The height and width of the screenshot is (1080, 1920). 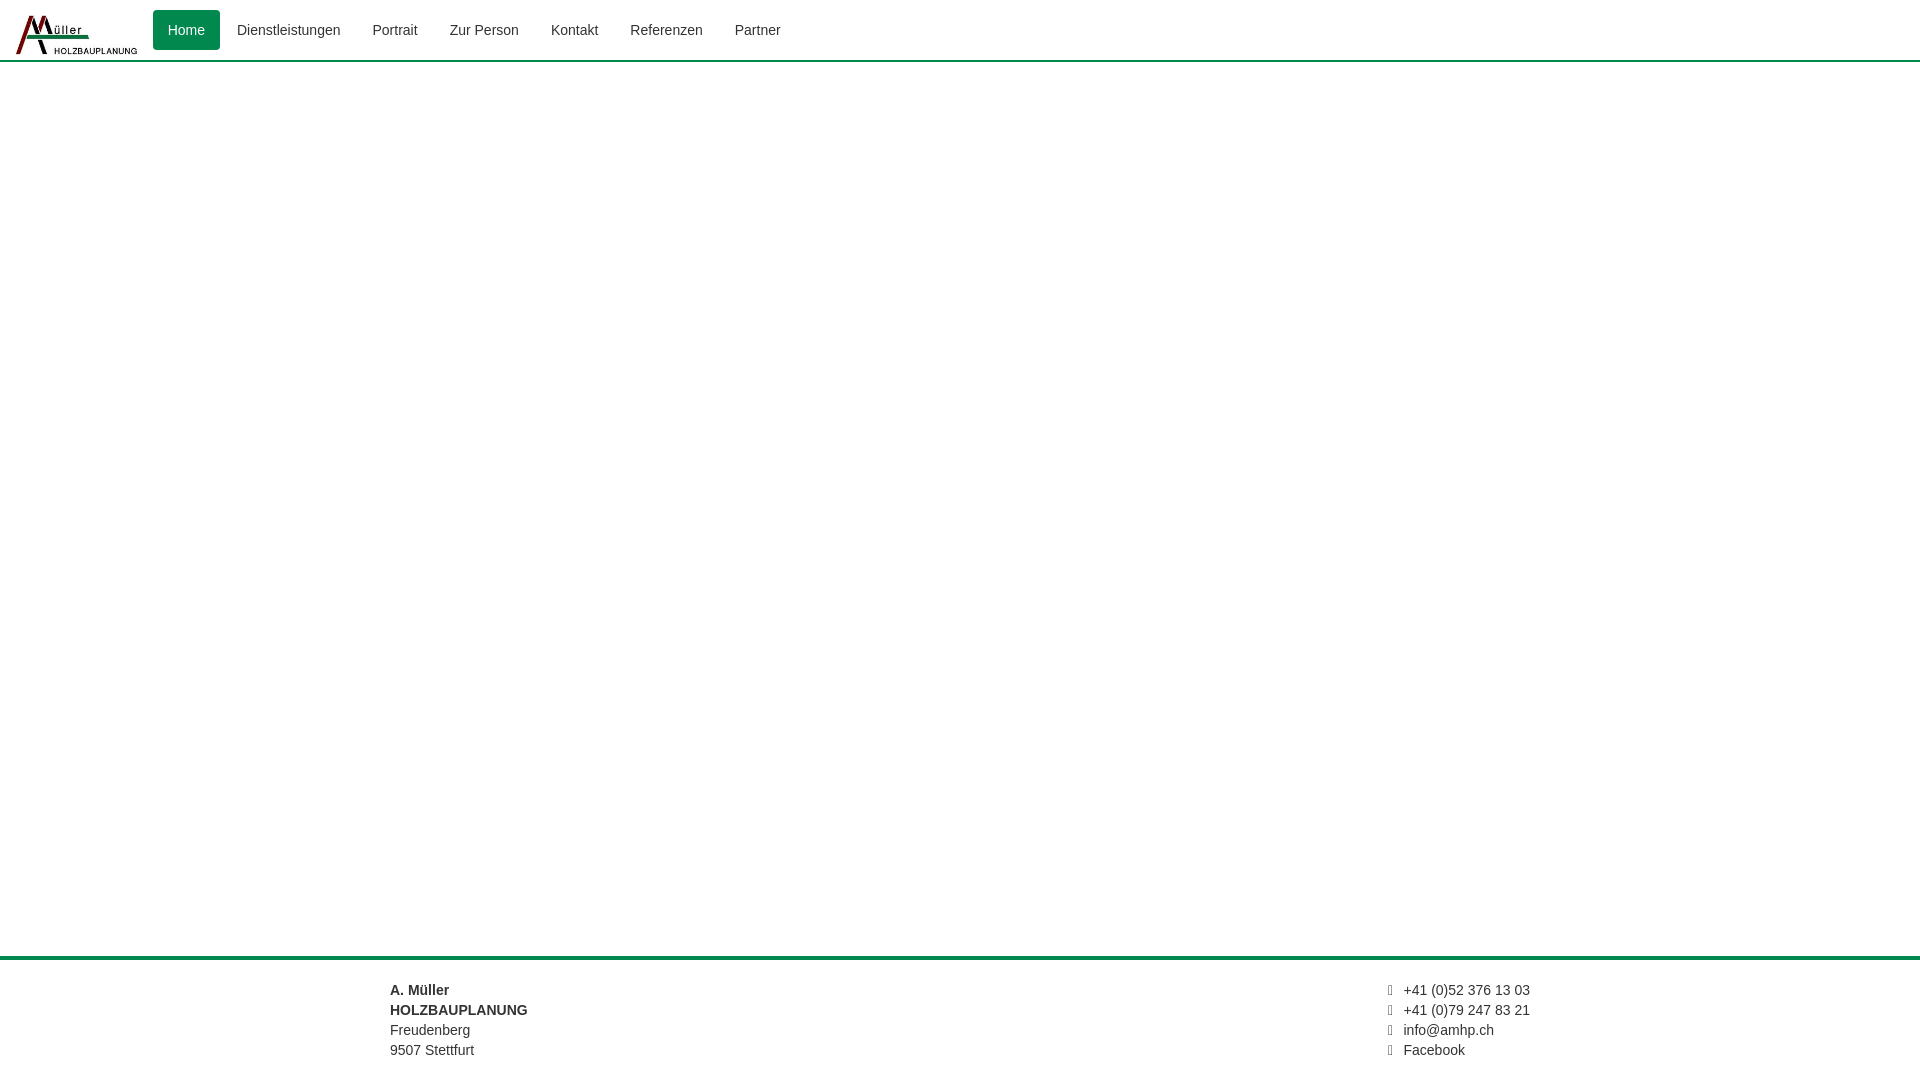 I want to click on 'Partner', so click(x=757, y=30).